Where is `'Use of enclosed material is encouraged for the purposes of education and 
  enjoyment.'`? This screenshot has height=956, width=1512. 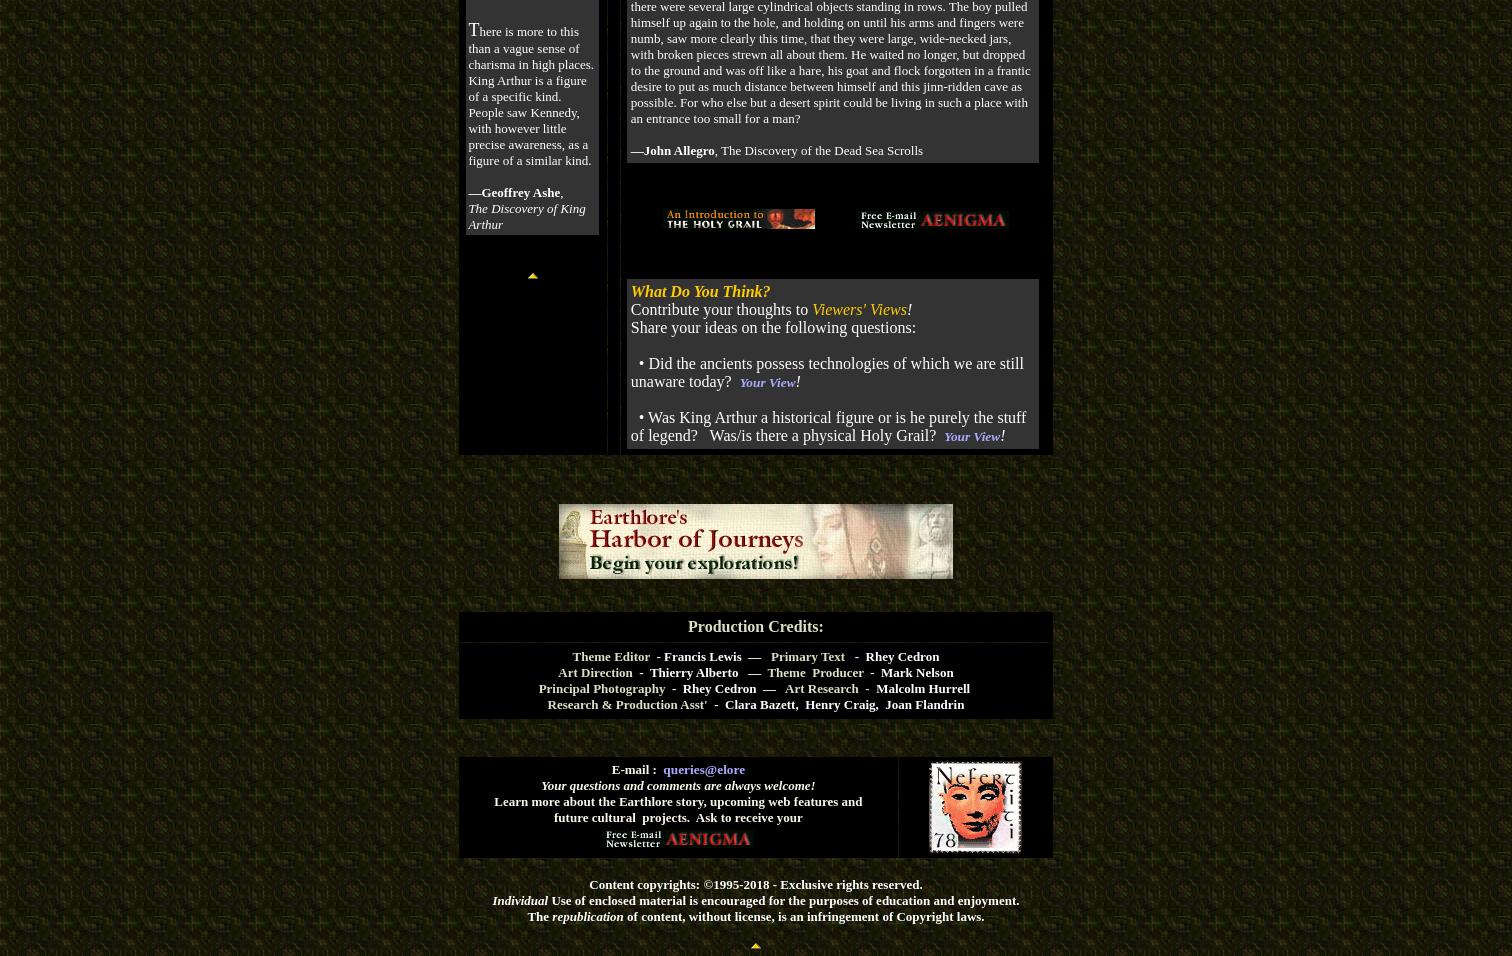 'Use of enclosed material is encouraged for the purposes of education and 
  enjoyment.' is located at coordinates (783, 899).